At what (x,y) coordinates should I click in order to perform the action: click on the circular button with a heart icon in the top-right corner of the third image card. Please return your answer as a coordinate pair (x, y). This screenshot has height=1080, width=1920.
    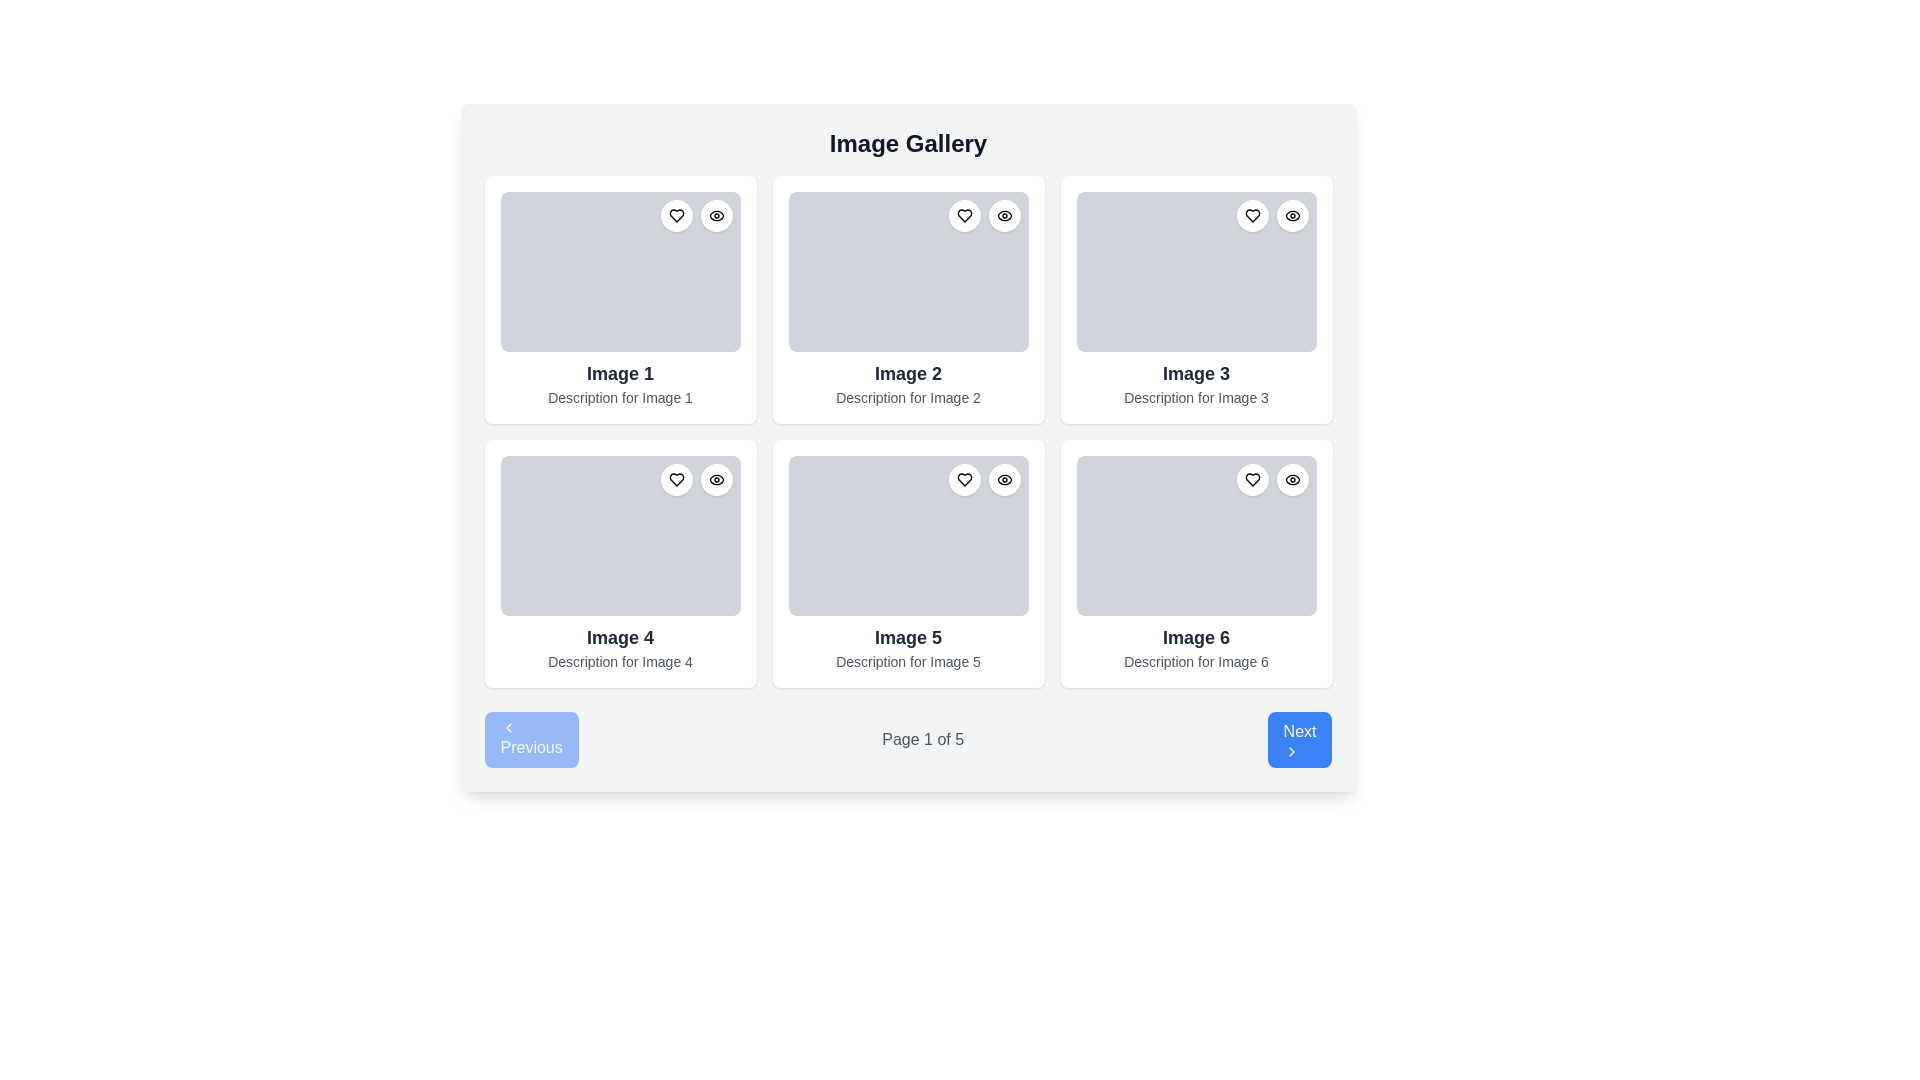
    Looking at the image, I should click on (1251, 216).